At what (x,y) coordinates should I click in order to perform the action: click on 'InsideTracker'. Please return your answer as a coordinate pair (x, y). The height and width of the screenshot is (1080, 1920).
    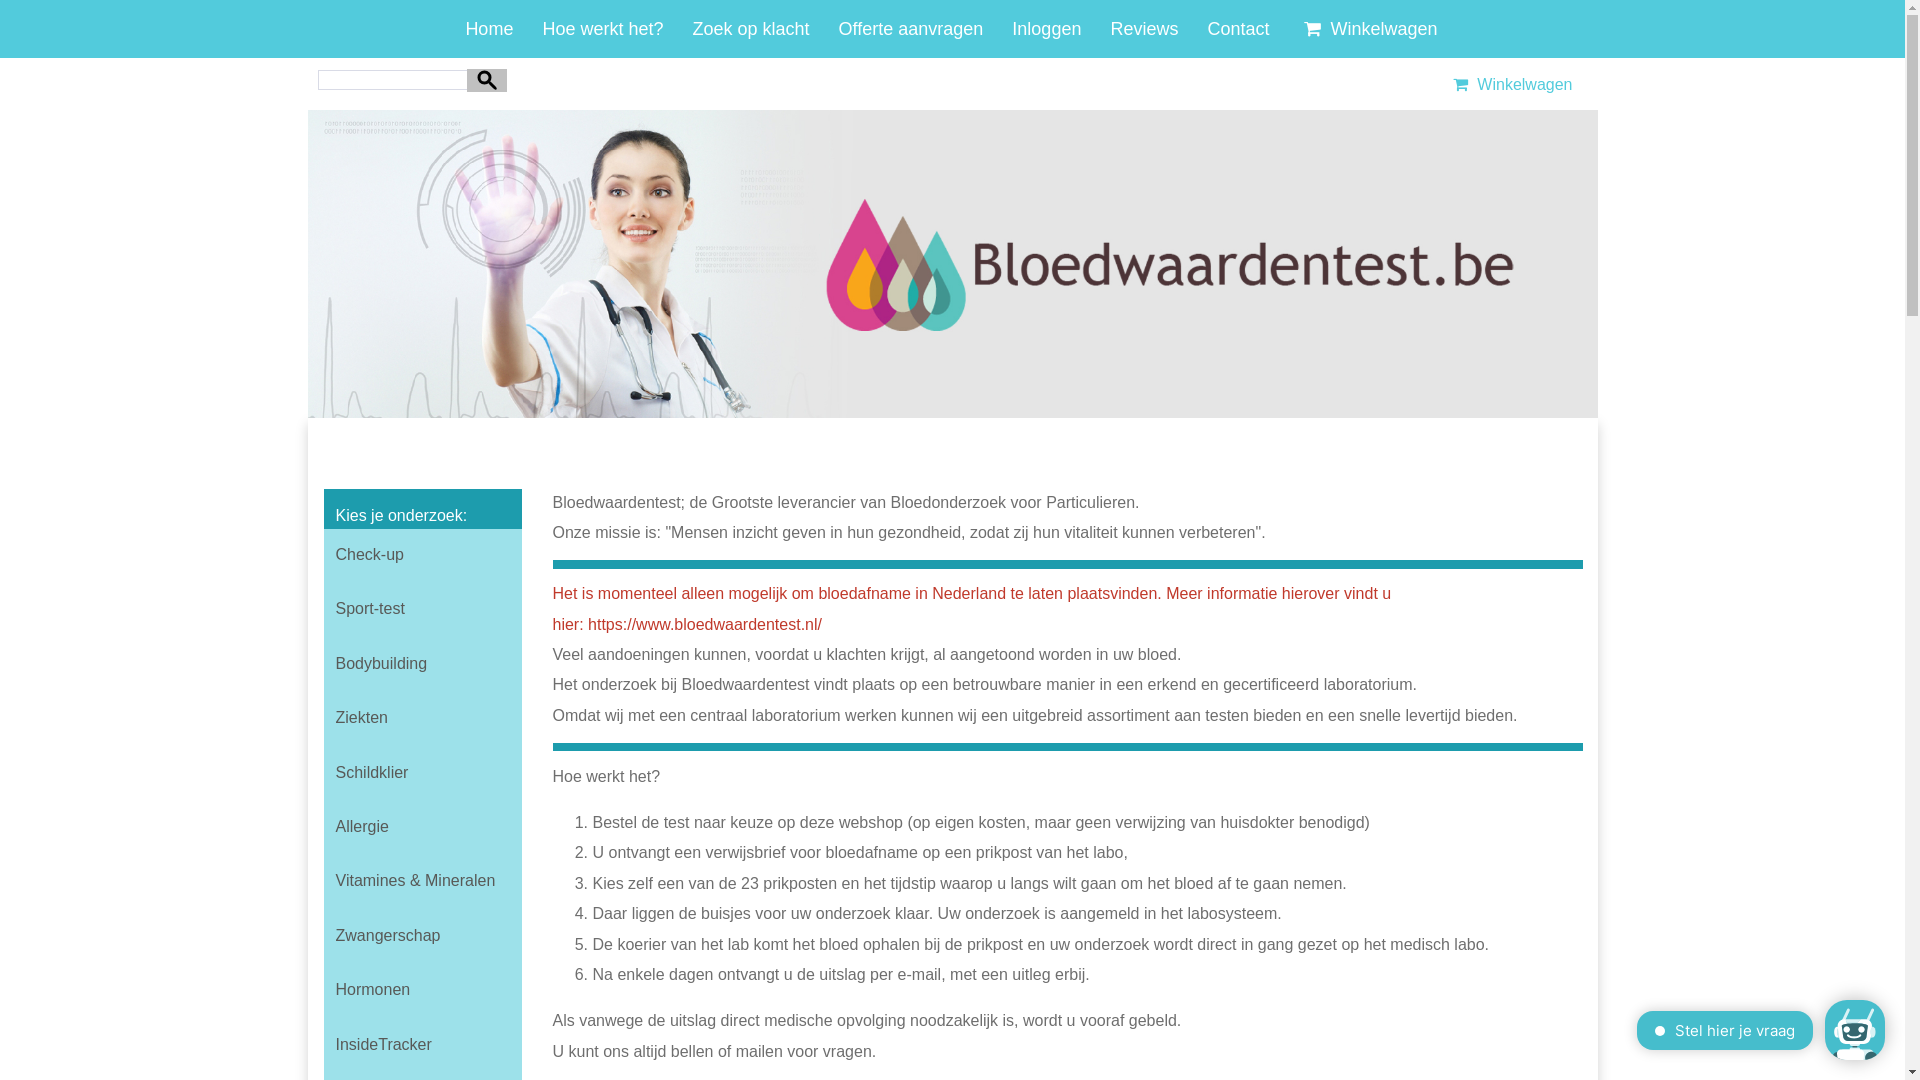
    Looking at the image, I should click on (421, 1044).